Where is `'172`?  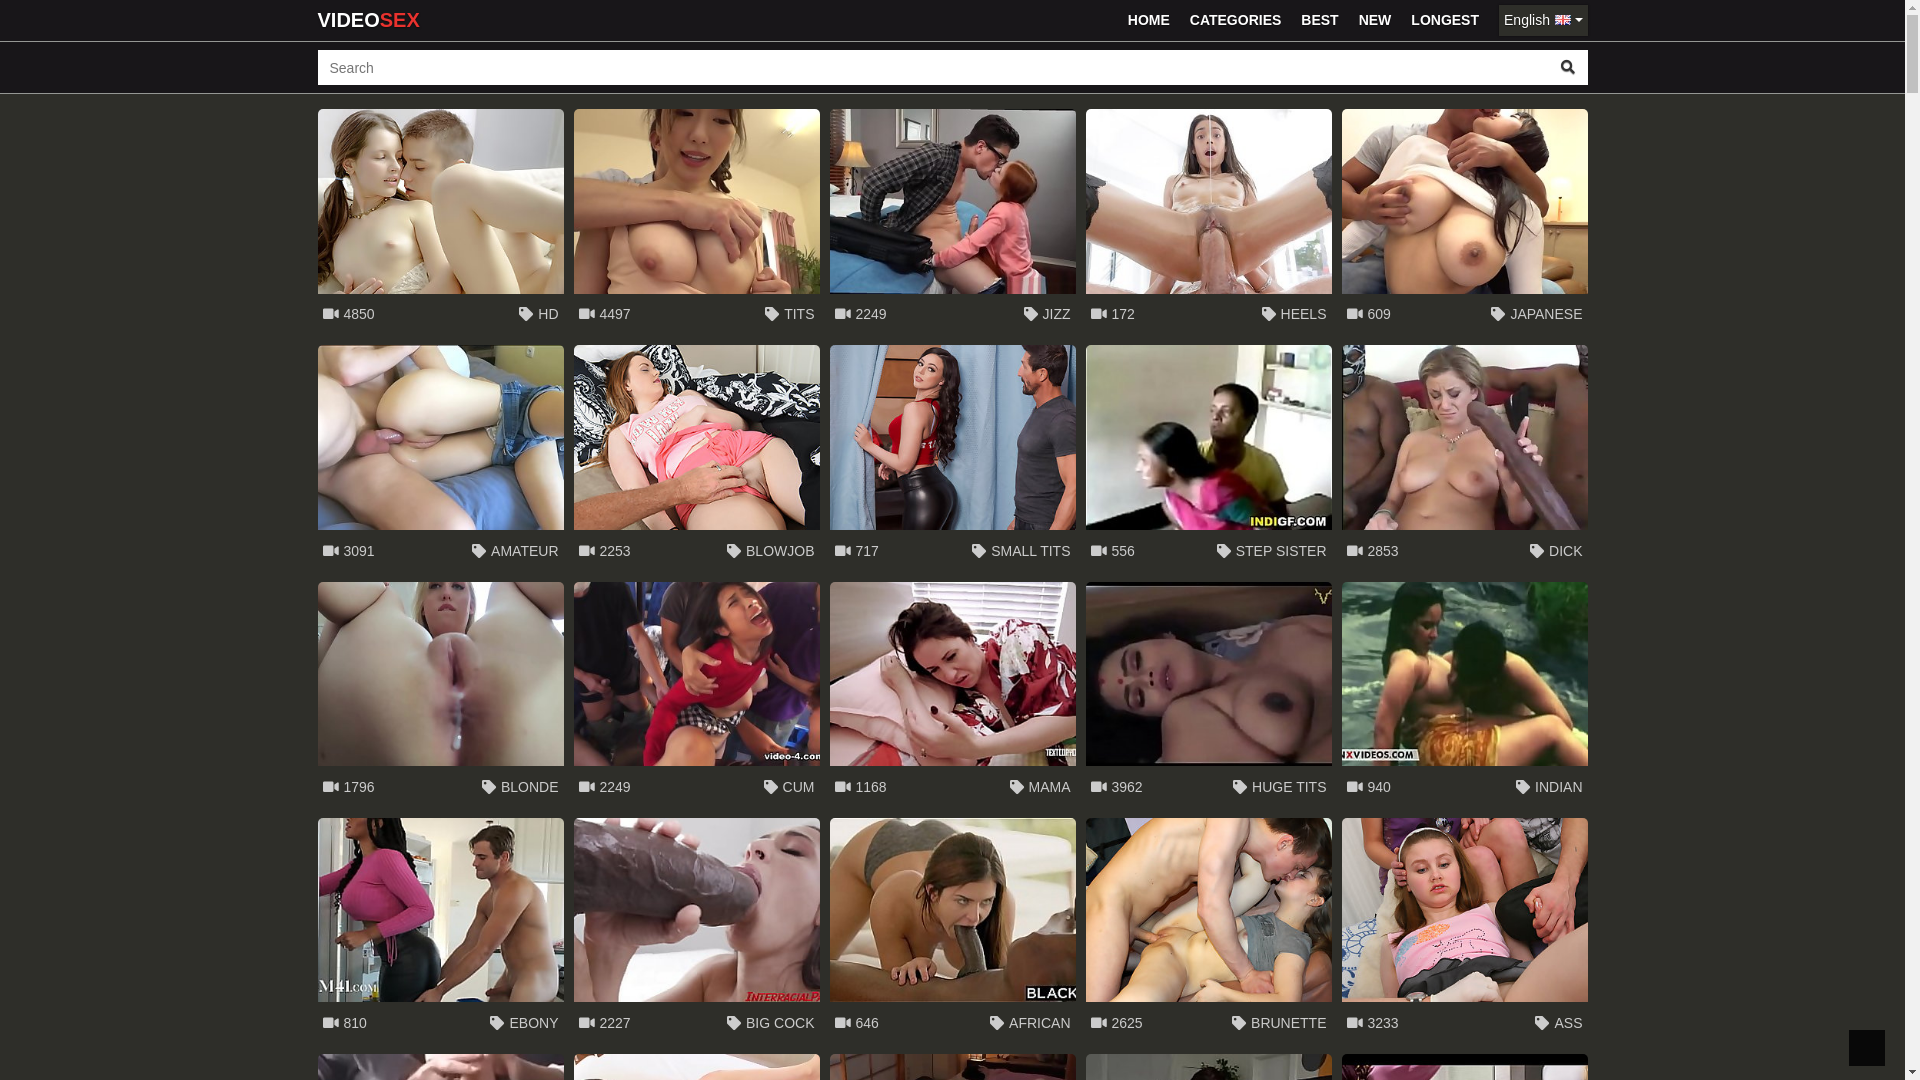
'172 is located at coordinates (1208, 222).